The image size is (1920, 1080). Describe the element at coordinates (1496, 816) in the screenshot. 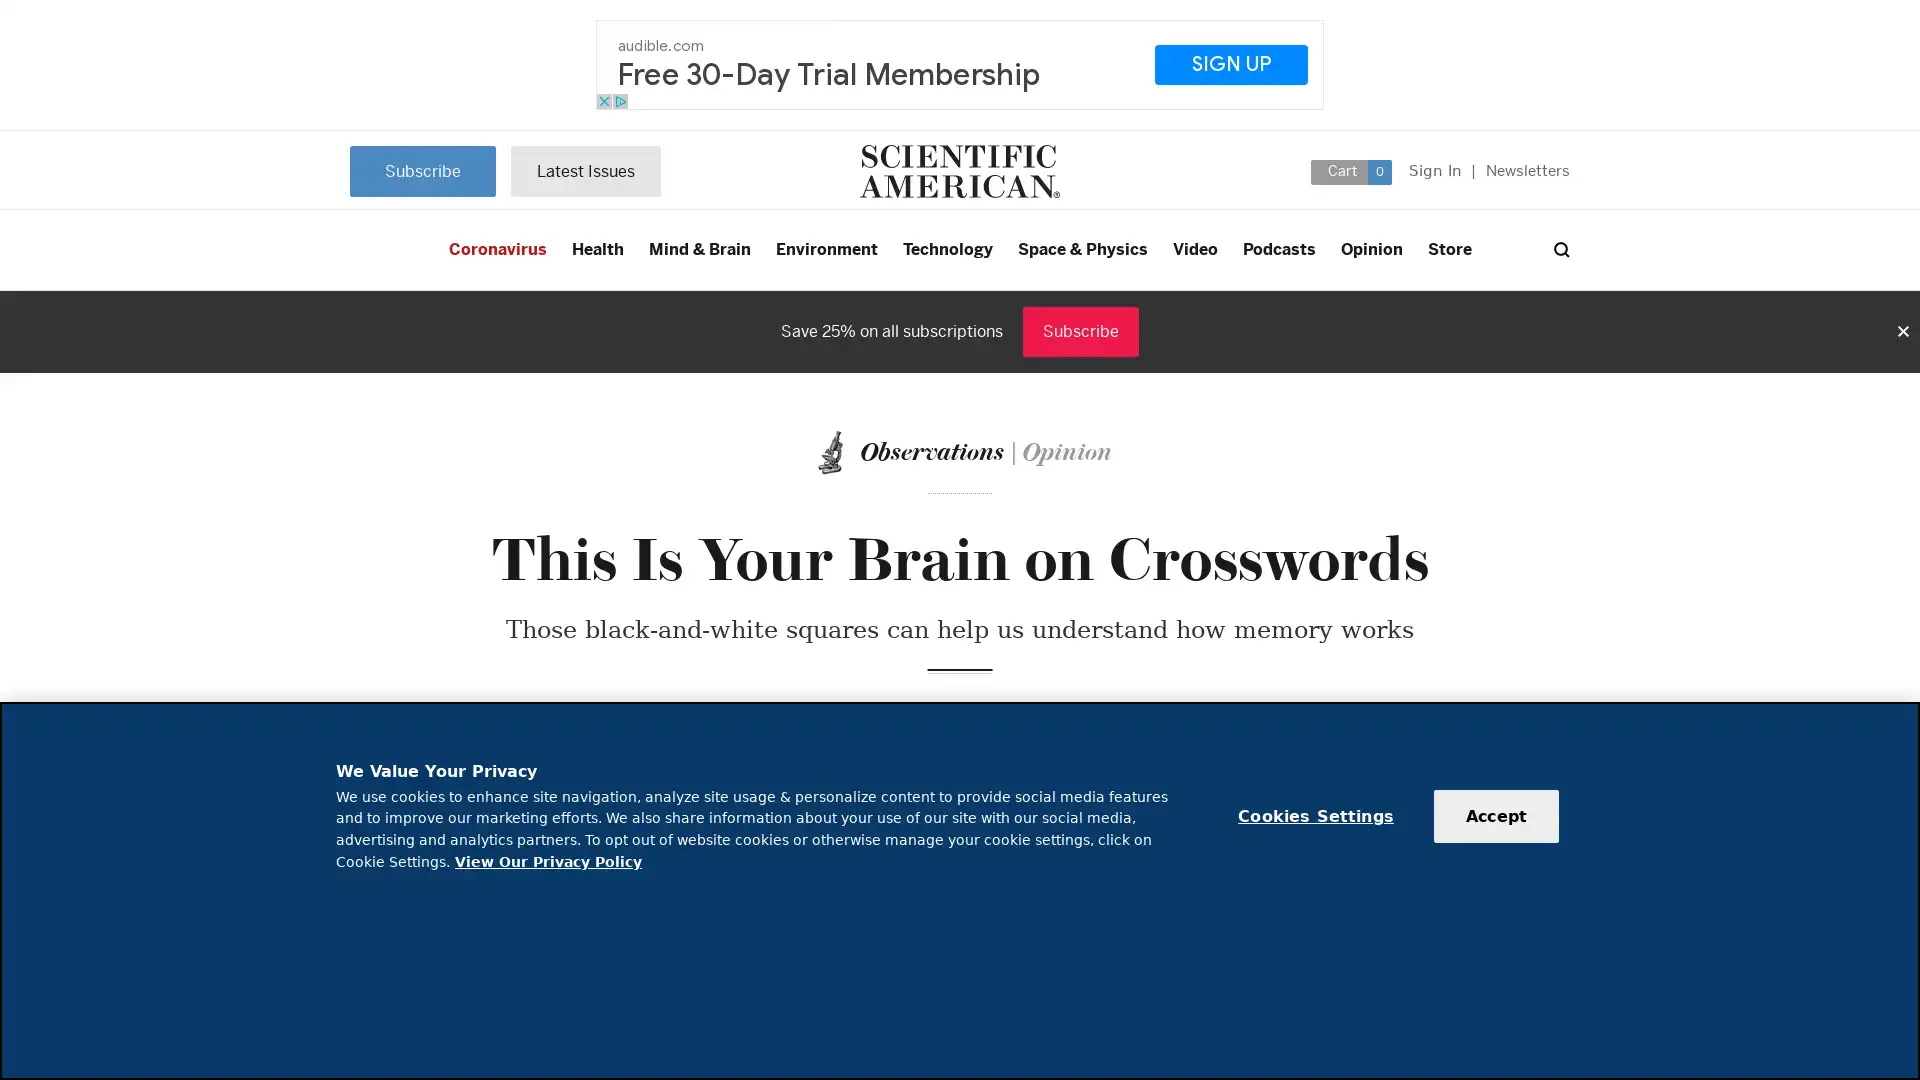

I see `Accept` at that location.